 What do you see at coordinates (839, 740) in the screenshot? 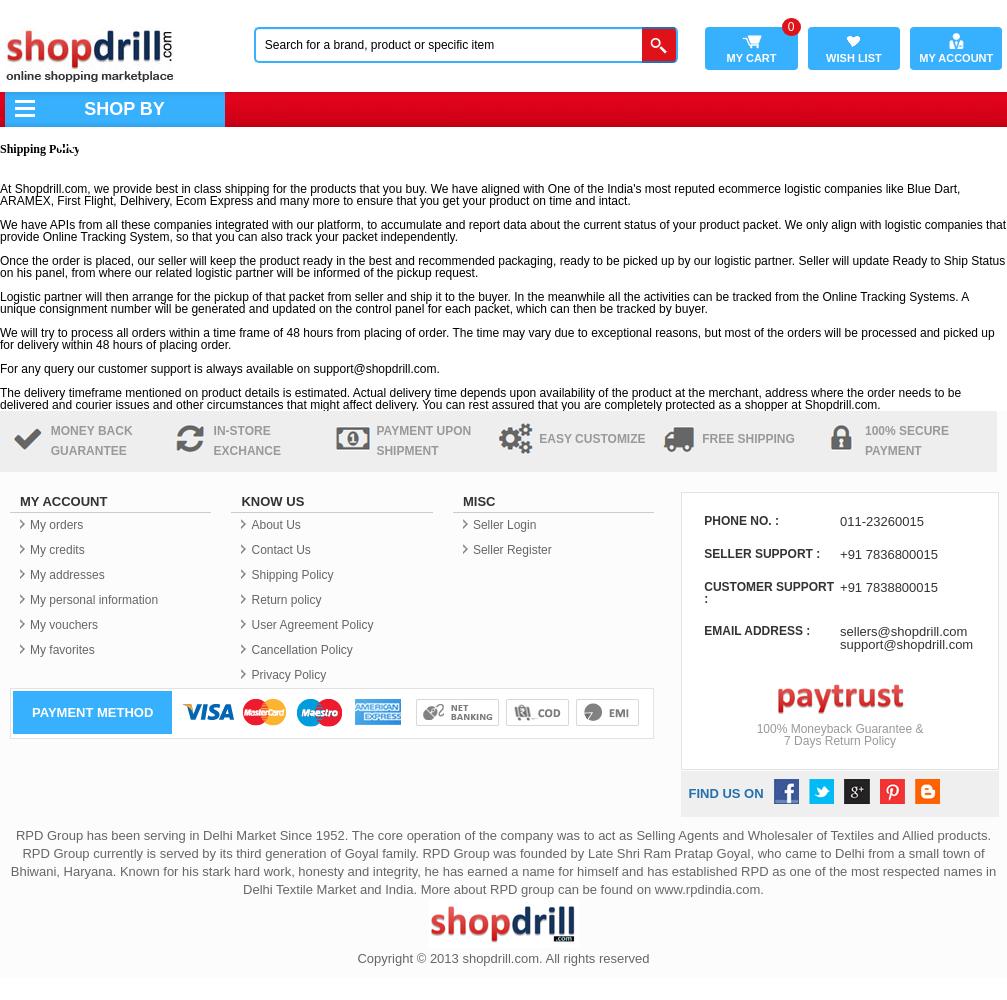
I see `'7 Days Return Policy'` at bounding box center [839, 740].